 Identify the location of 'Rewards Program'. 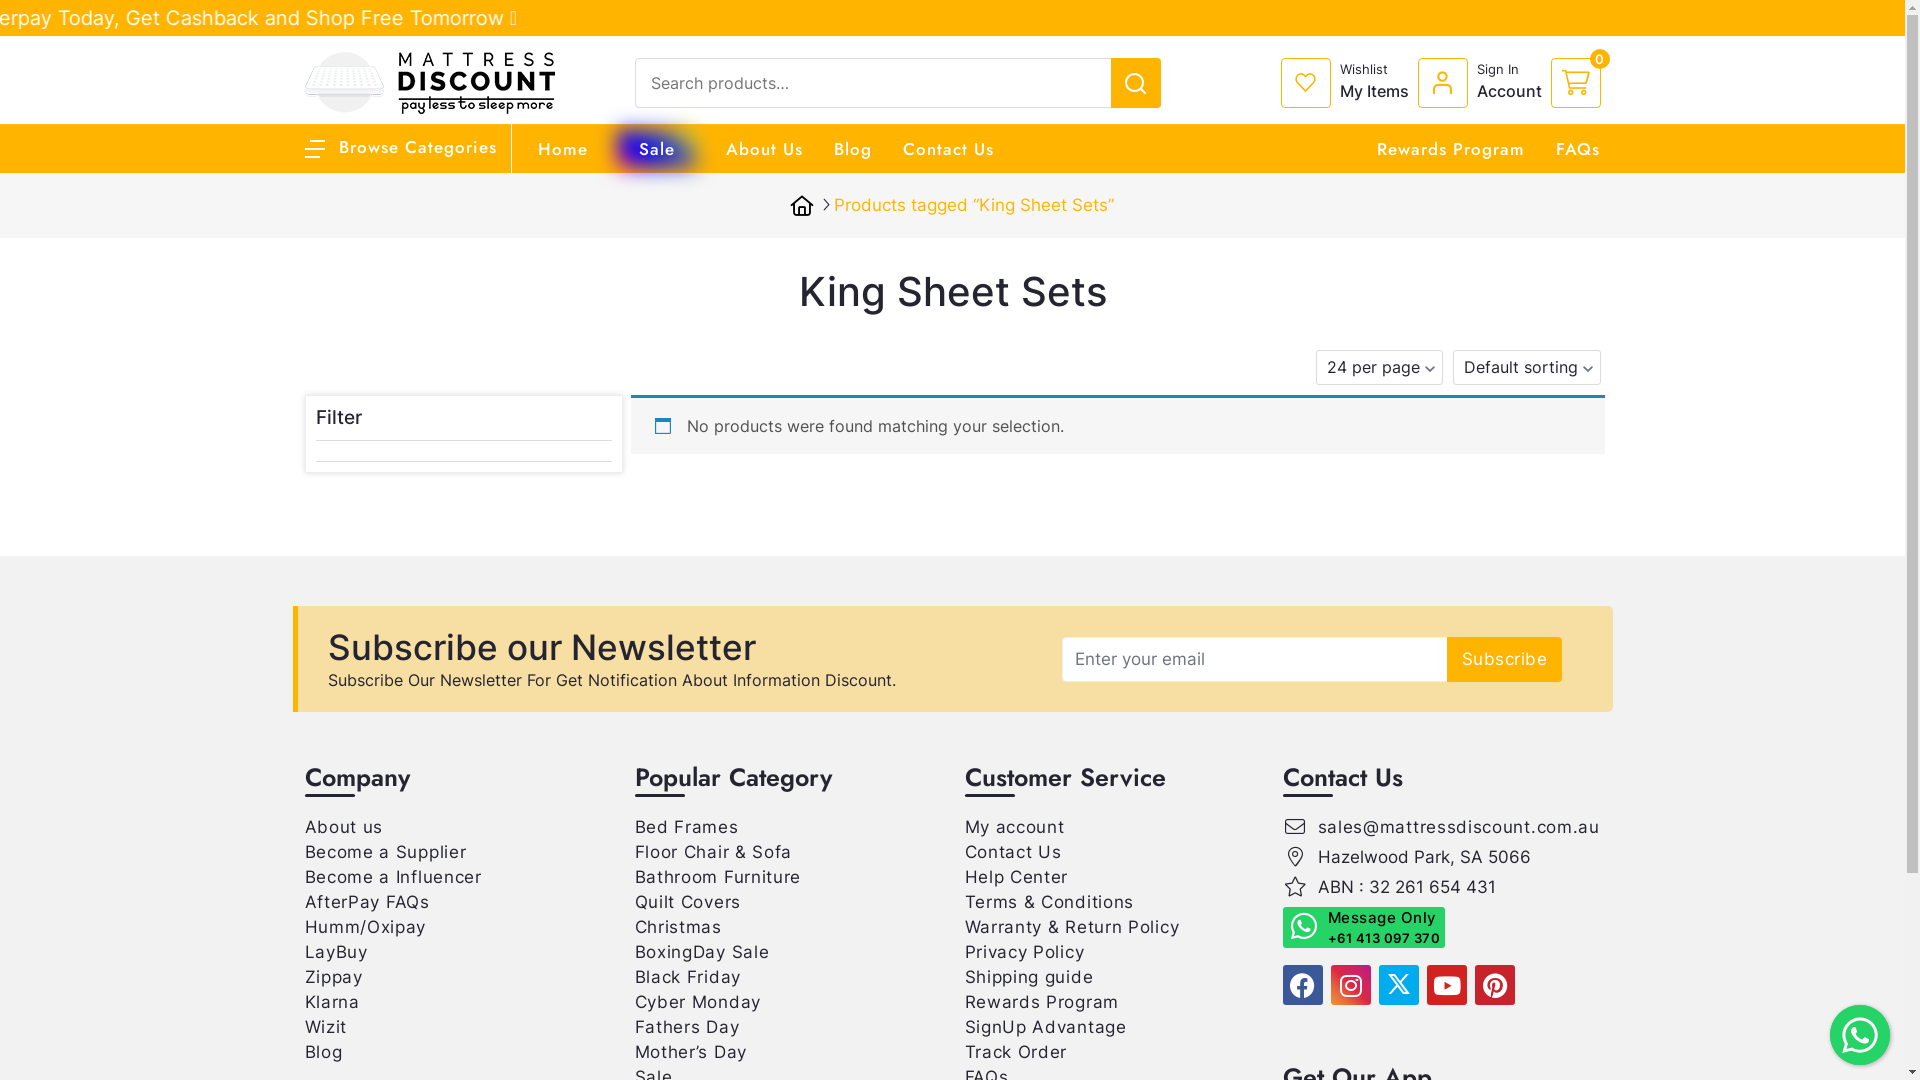
(1375, 148).